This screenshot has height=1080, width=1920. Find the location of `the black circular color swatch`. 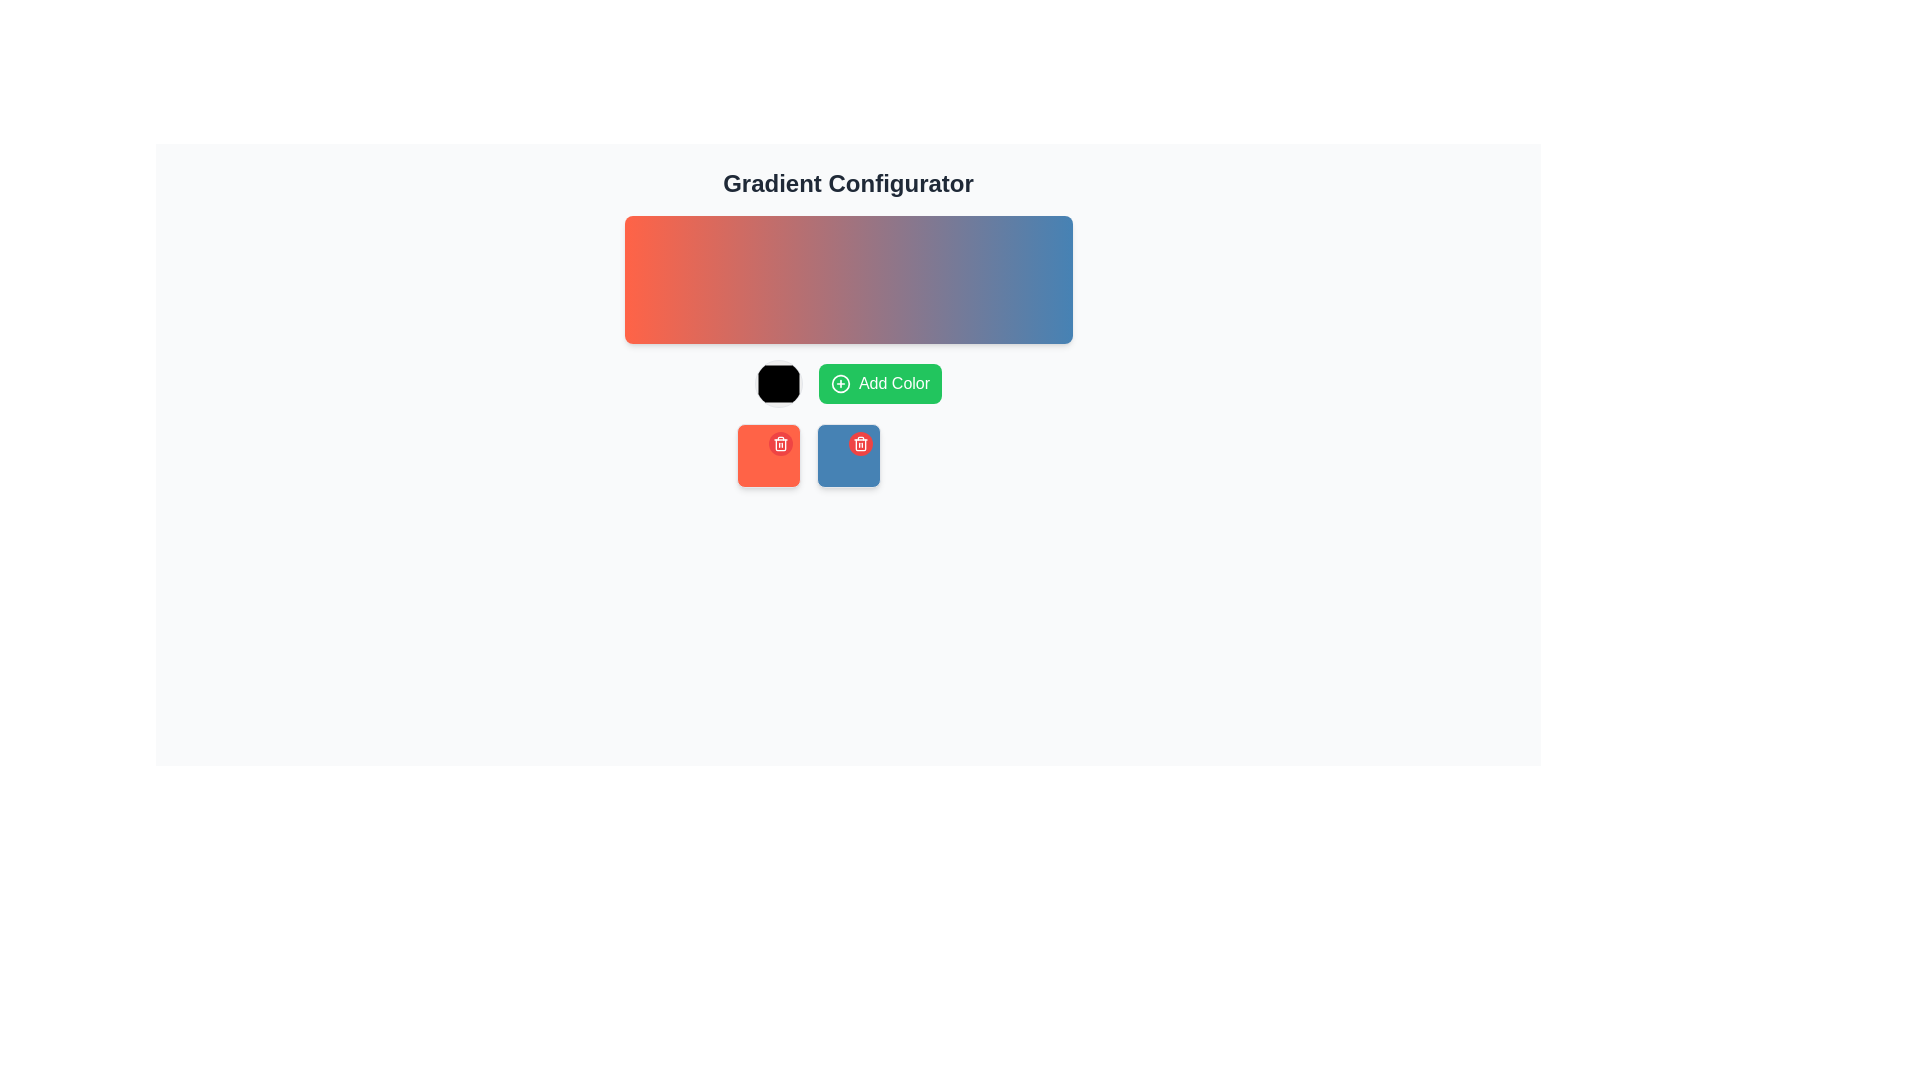

the black circular color swatch is located at coordinates (777, 384).